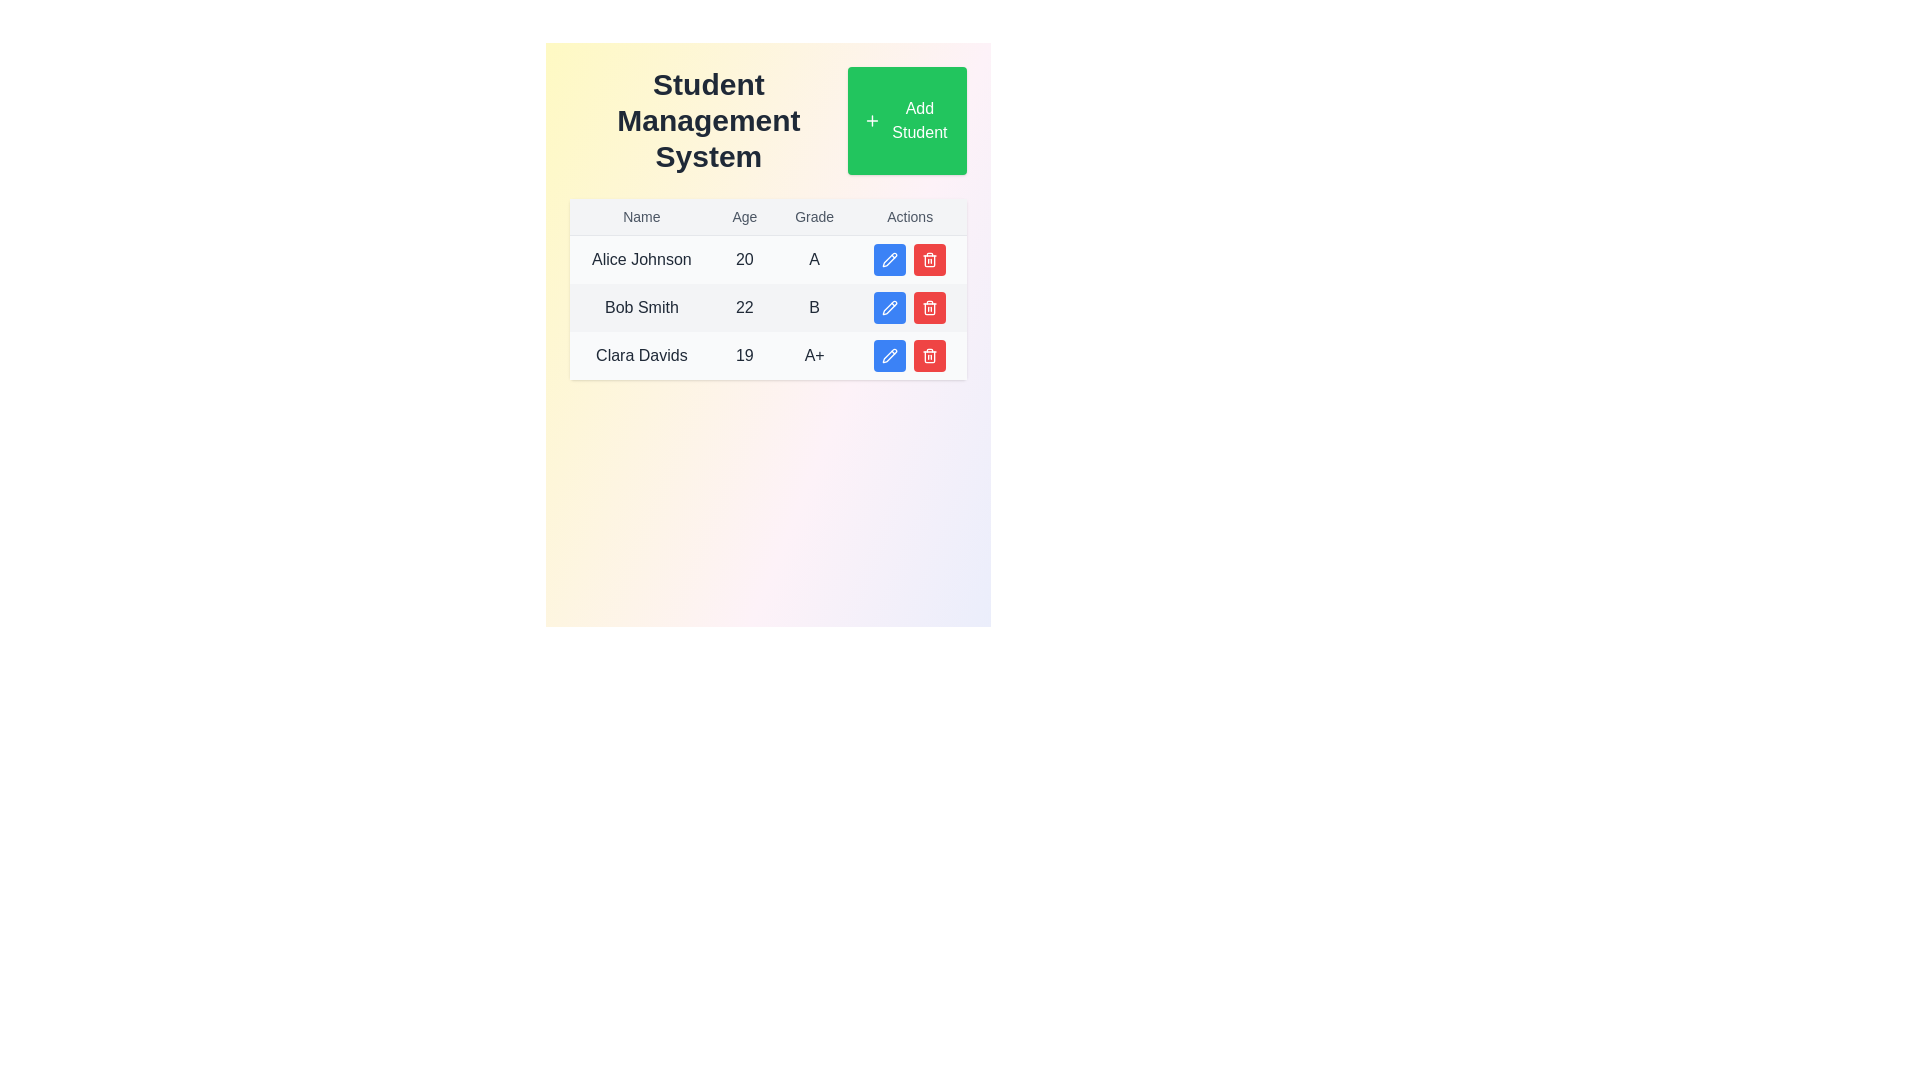 The width and height of the screenshot is (1920, 1080). Describe the element at coordinates (767, 354) in the screenshot. I see `the last row in the data table displaying information about student Clara Davids` at that location.